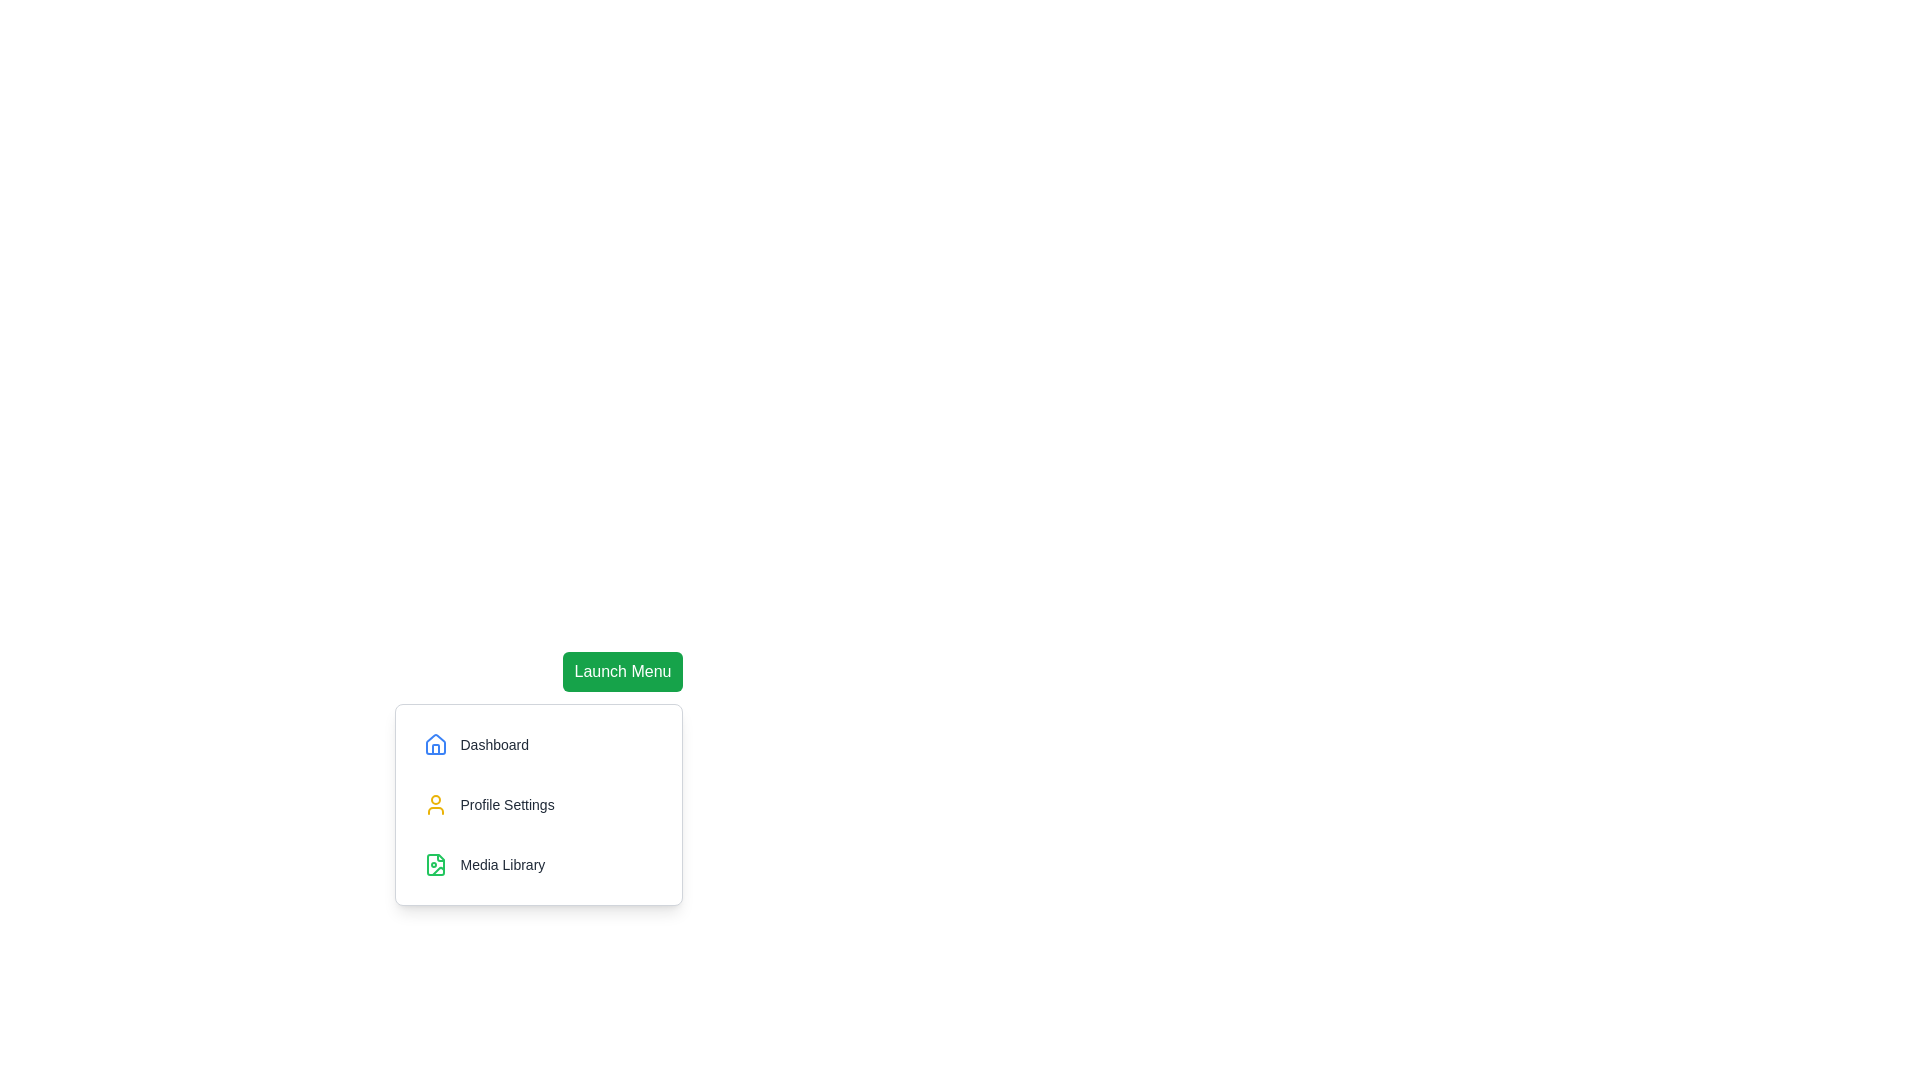 The width and height of the screenshot is (1920, 1080). Describe the element at coordinates (435, 744) in the screenshot. I see `the house icon styled with text-blue-500 color, located to the left of the 'Dashboard' text in the menu` at that location.